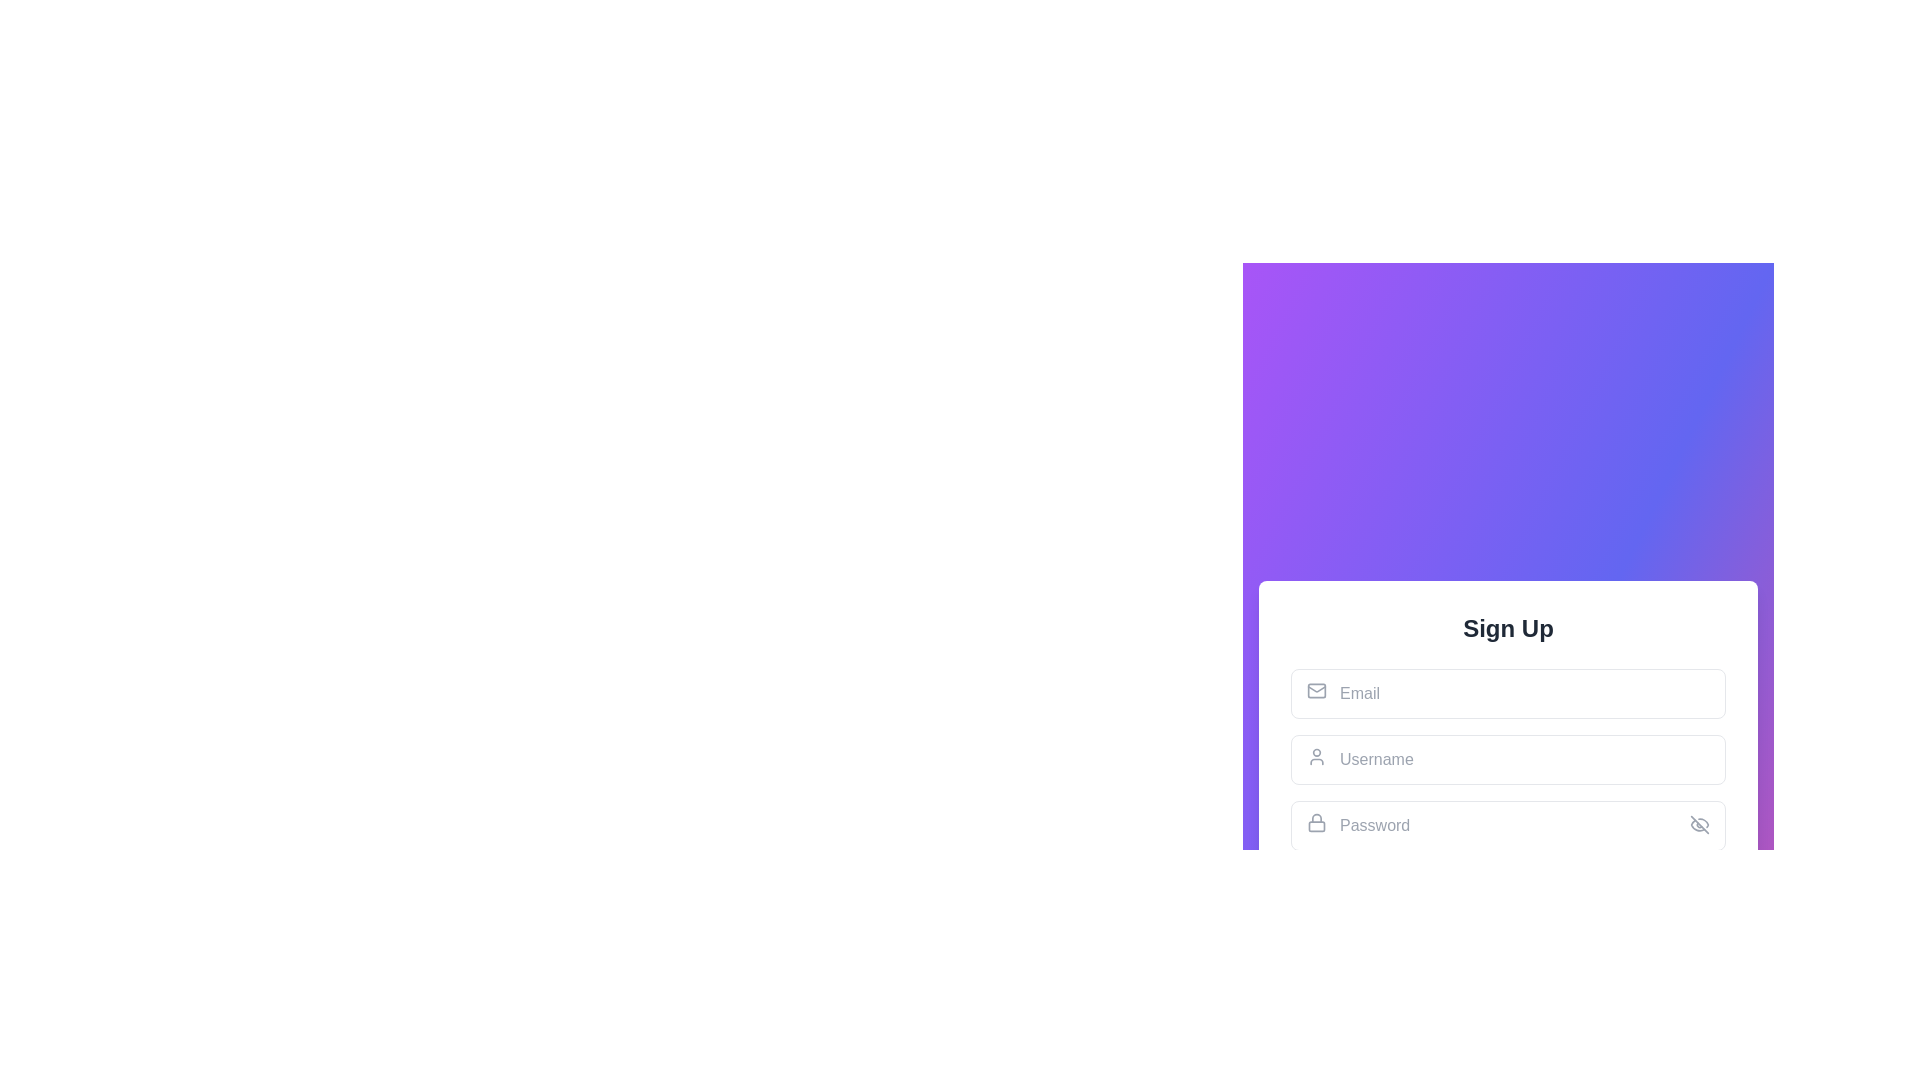  Describe the element at coordinates (1508, 759) in the screenshot. I see `the username input field, which is the second input field in a vertical list within the form, by using the tab key` at that location.